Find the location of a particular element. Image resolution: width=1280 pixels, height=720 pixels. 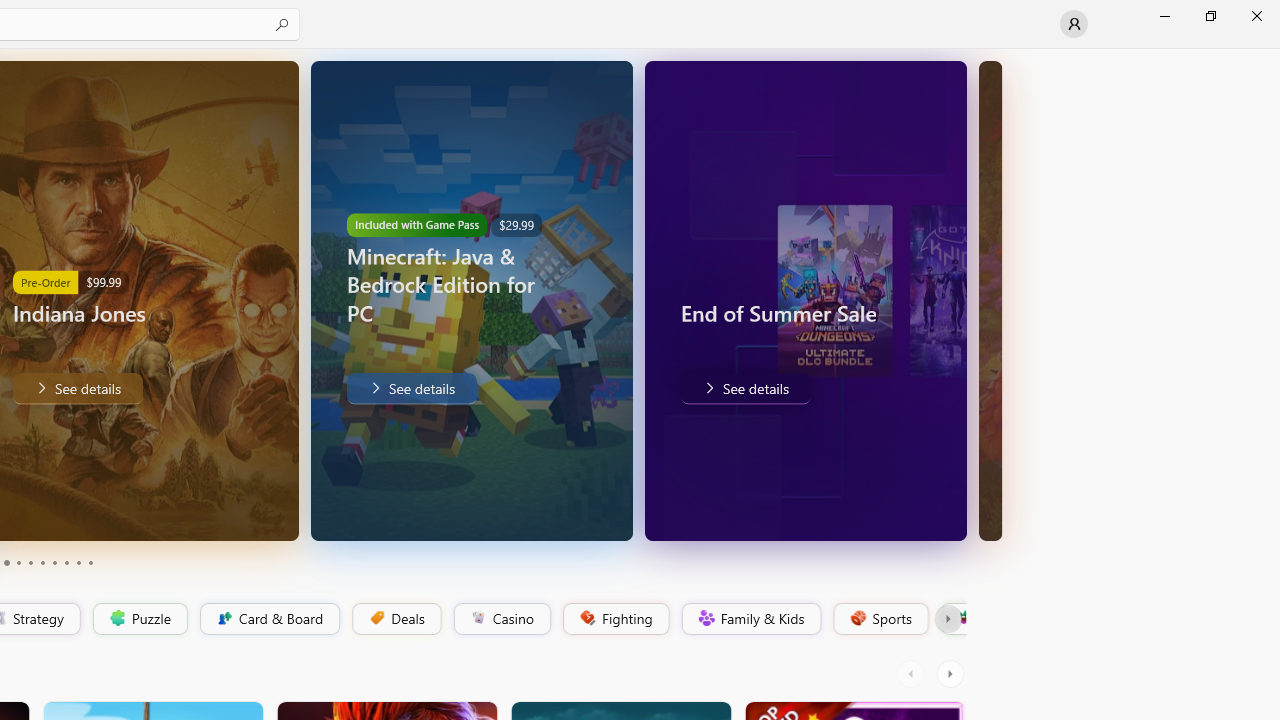

'Page 5' is located at coordinates (30, 563).